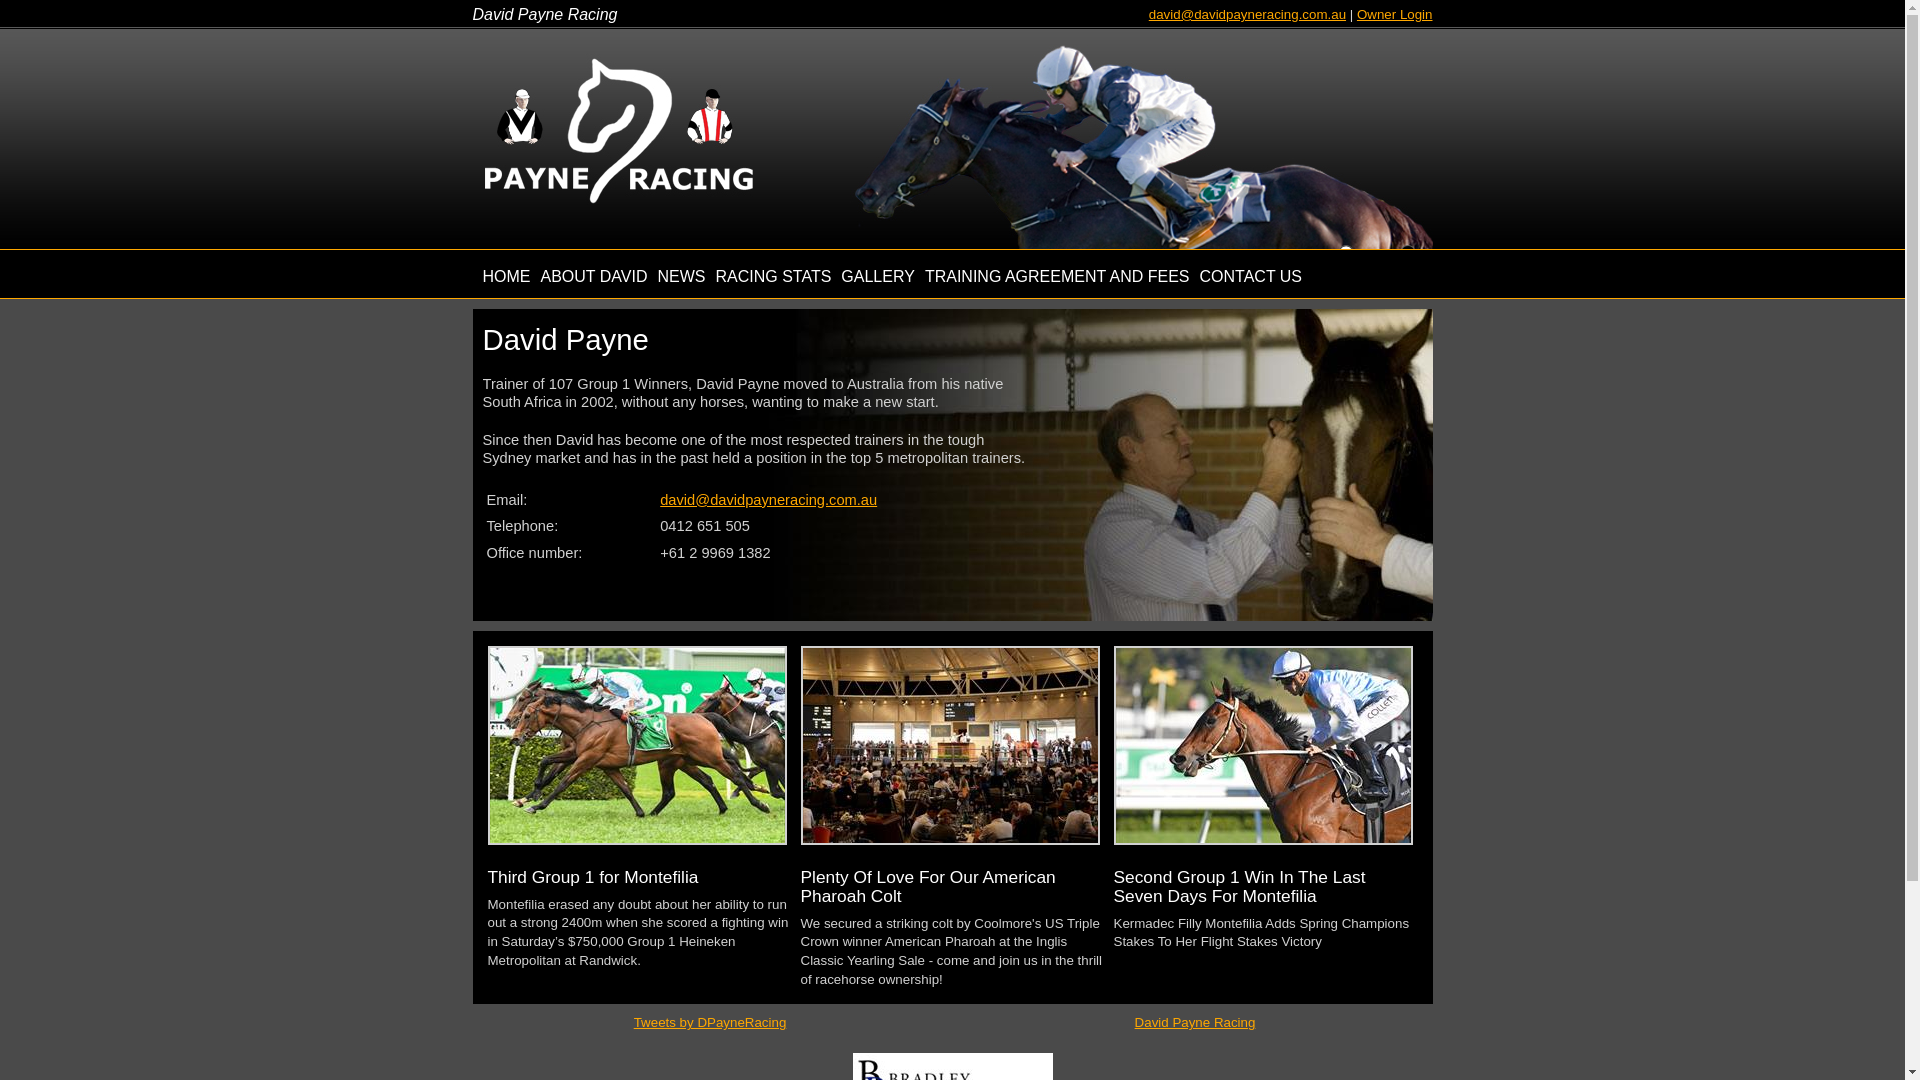 Image resolution: width=1920 pixels, height=1080 pixels. What do you see at coordinates (1357, 14) in the screenshot?
I see `'Owner Login'` at bounding box center [1357, 14].